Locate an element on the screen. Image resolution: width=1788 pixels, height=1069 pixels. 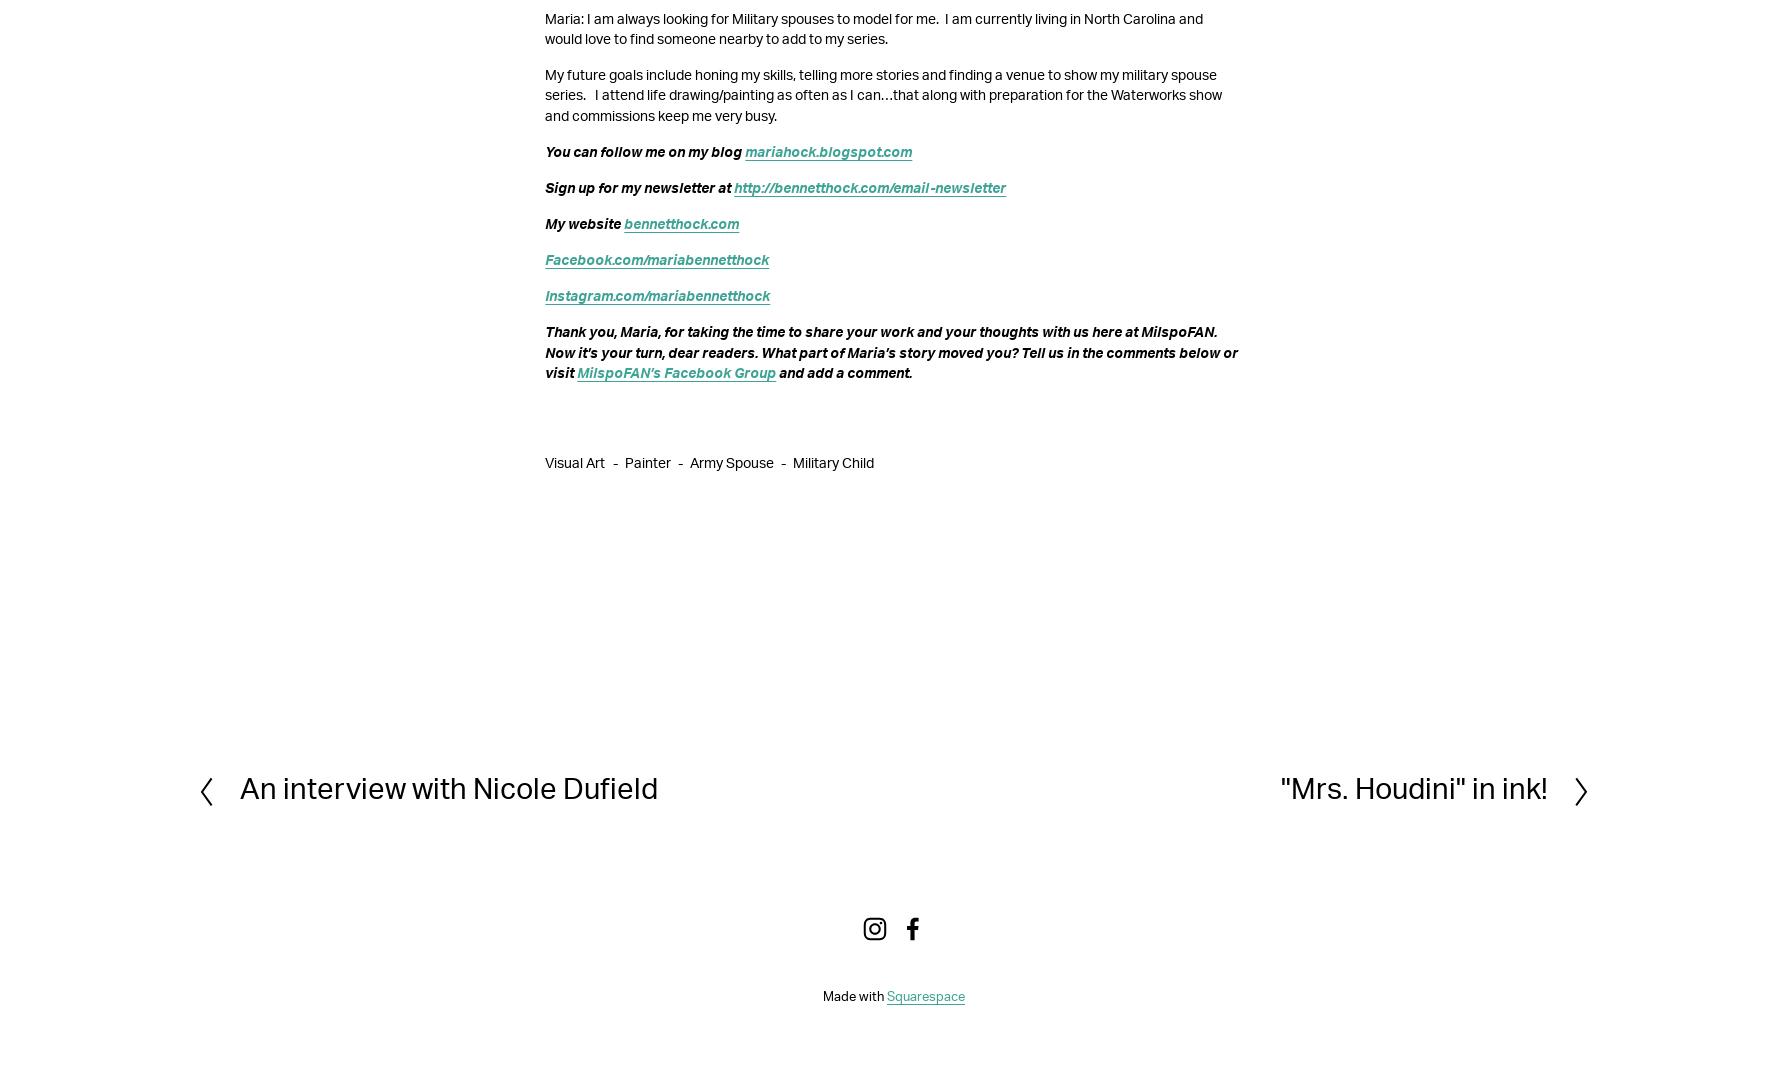
'You can follow me on my blog' is located at coordinates (544, 151).